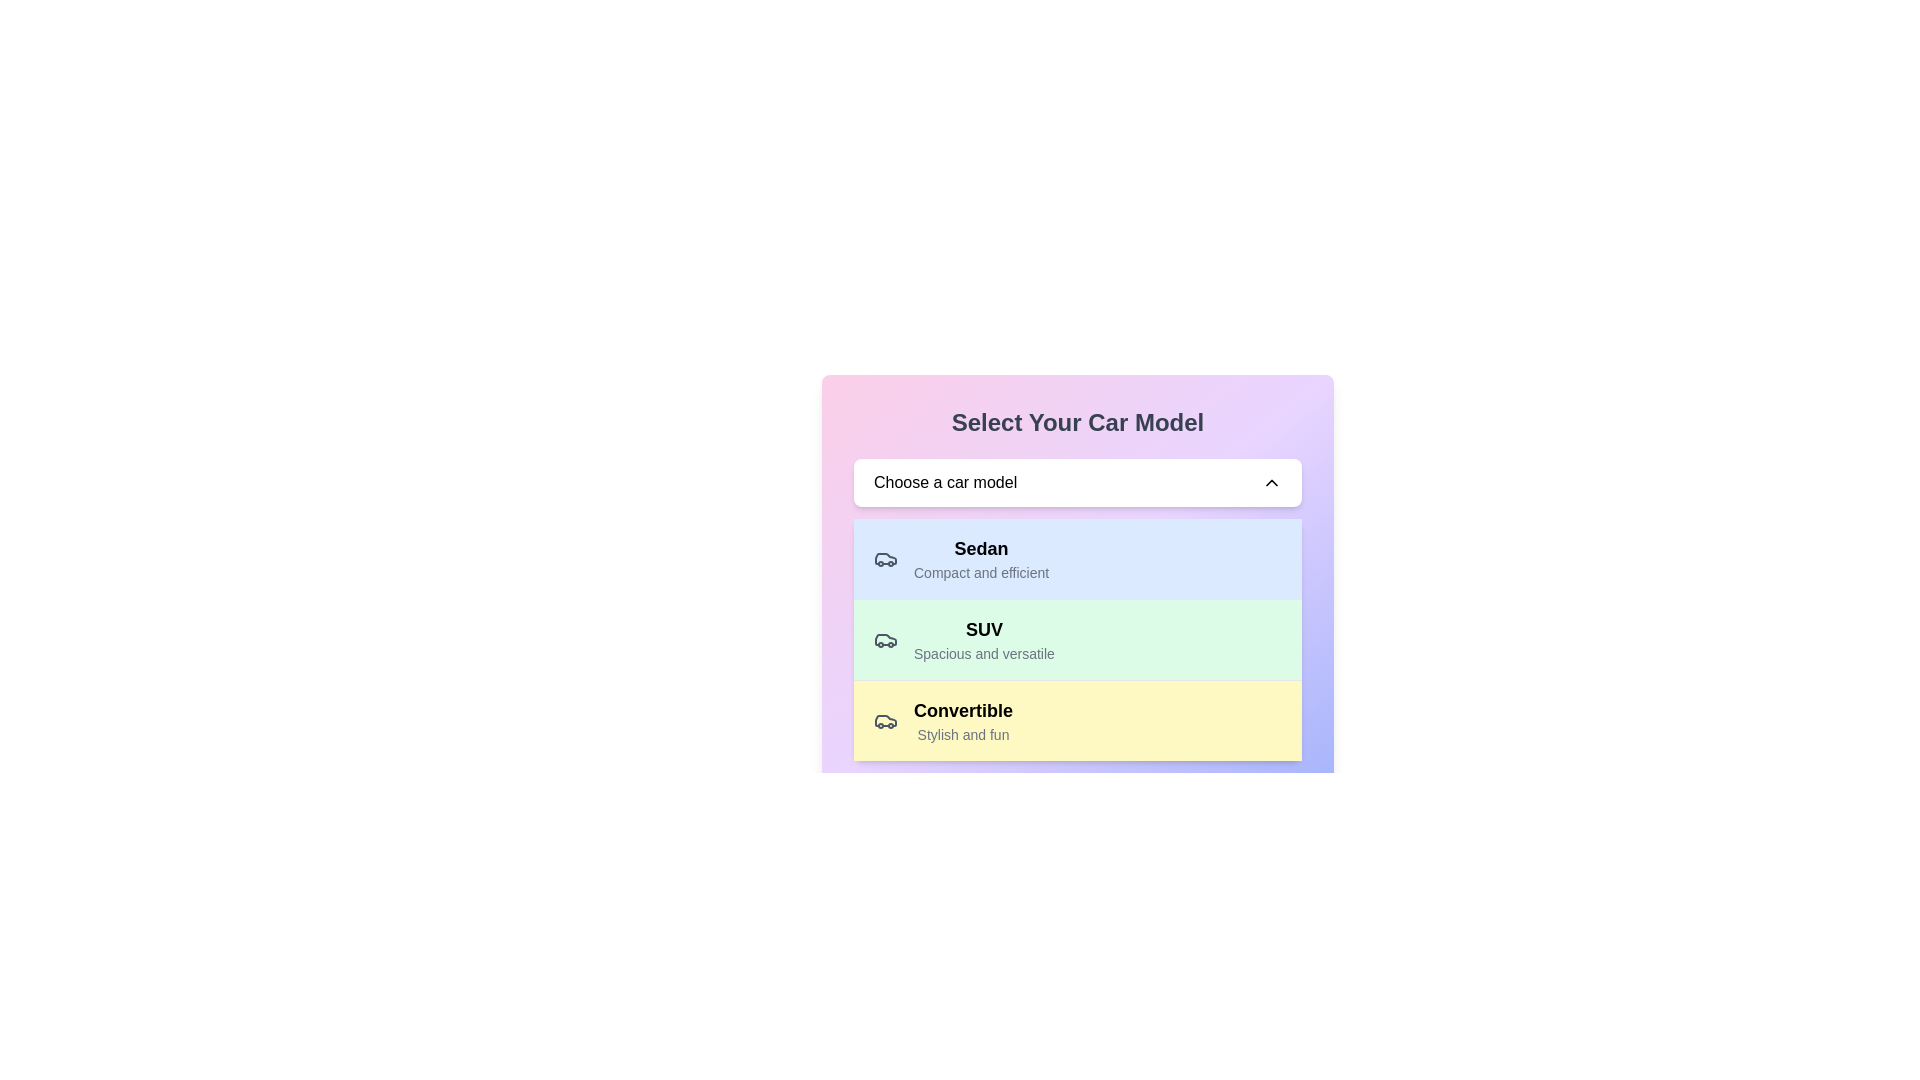 This screenshot has height=1080, width=1920. Describe the element at coordinates (984, 640) in the screenshot. I see `the Information display block that shows 'SUV' in bold and larger font, with the description 'Spacious and versatile' below it, located in the middle of three selectable car model options` at that location.